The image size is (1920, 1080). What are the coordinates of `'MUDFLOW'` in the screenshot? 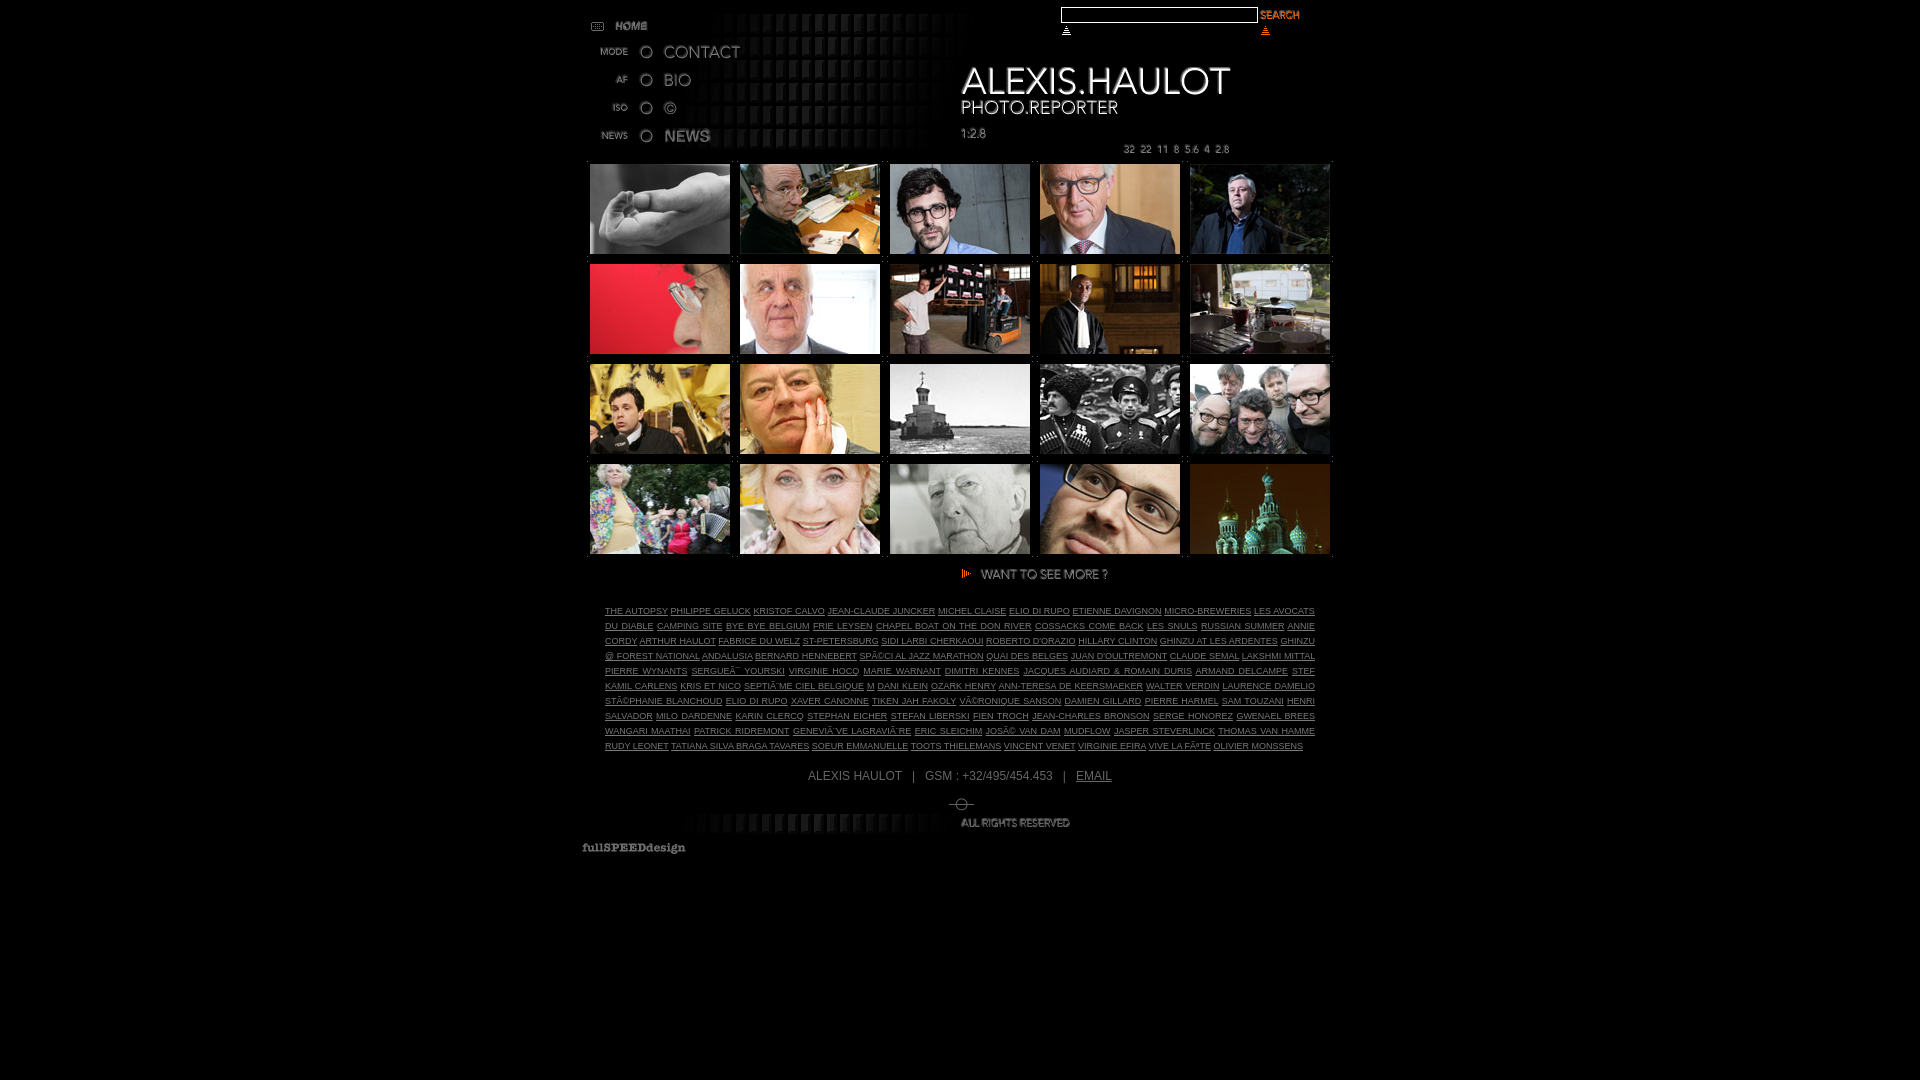 It's located at (1086, 731).